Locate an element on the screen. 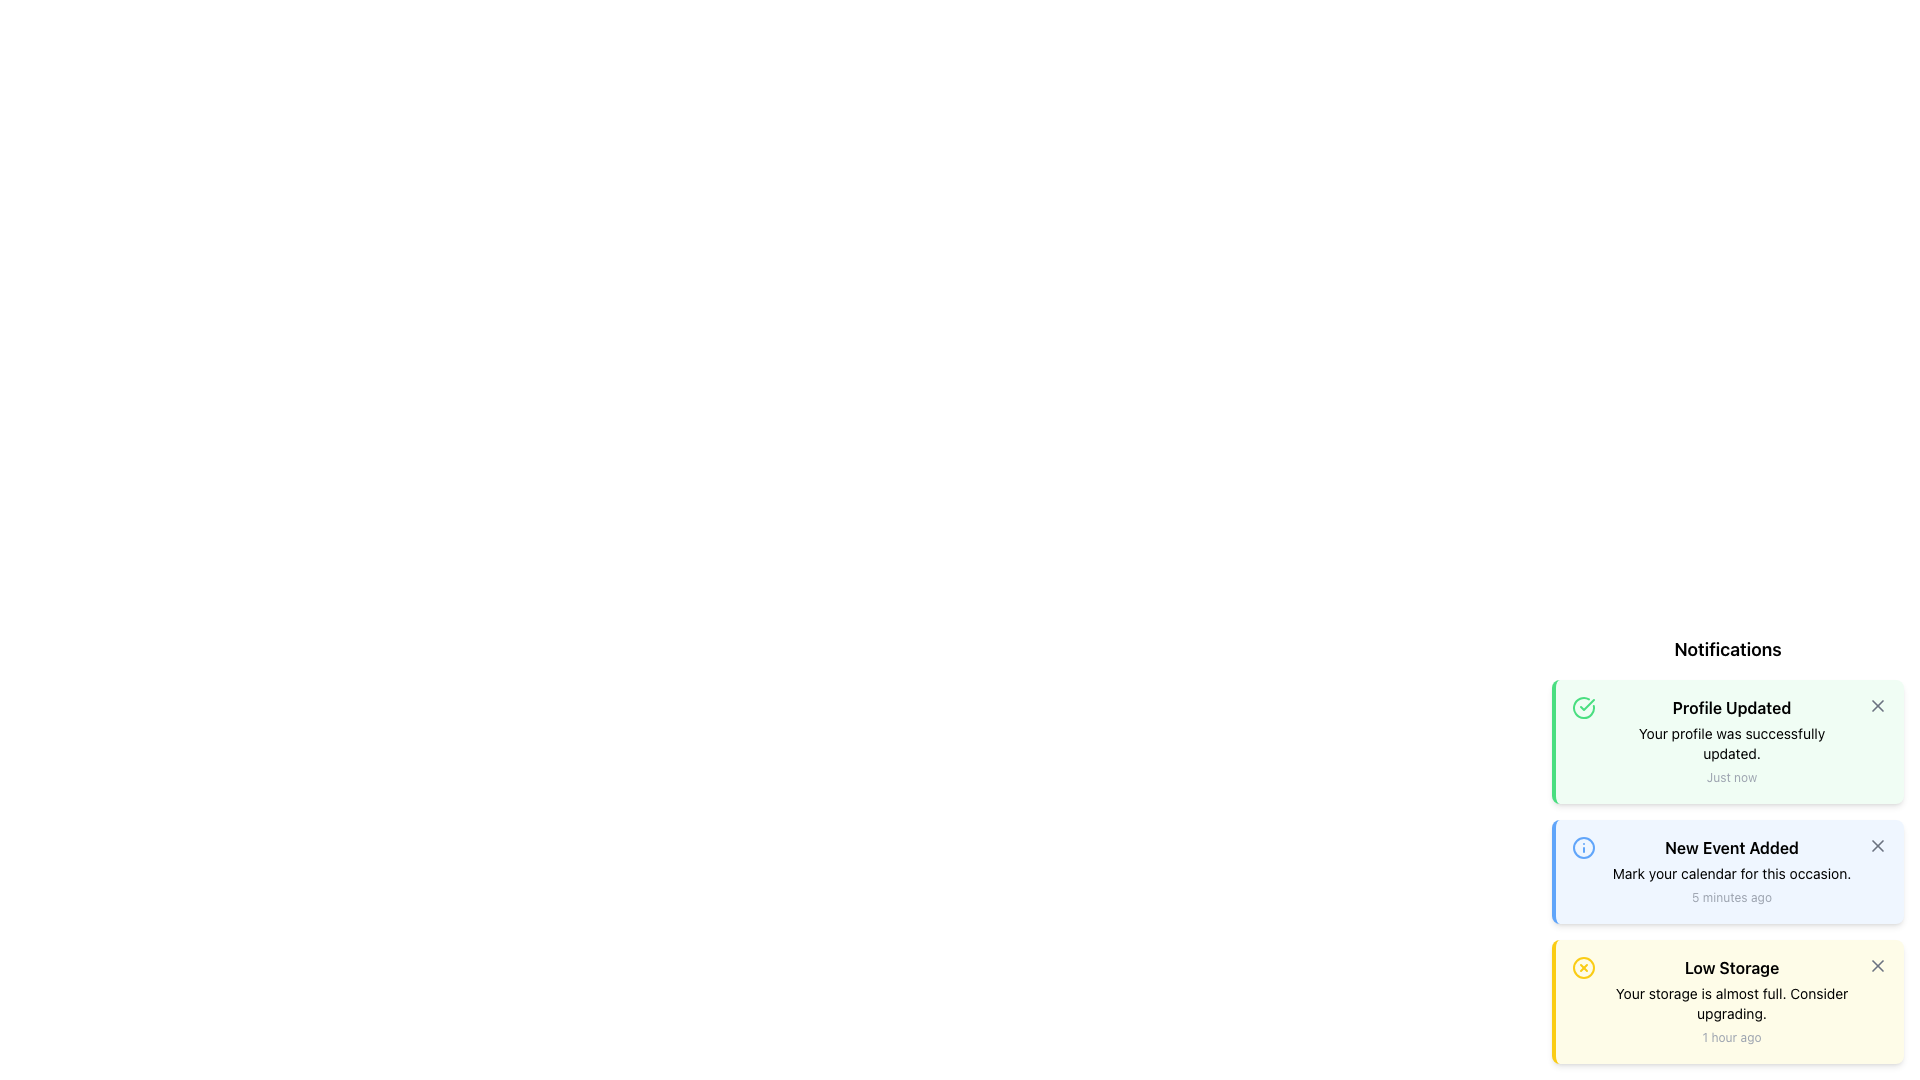  the circular warning indicator for the 'Low Storage' notification, which is part of an SVG graphical component, positioned to the left of the associated text and icon is located at coordinates (1583, 967).